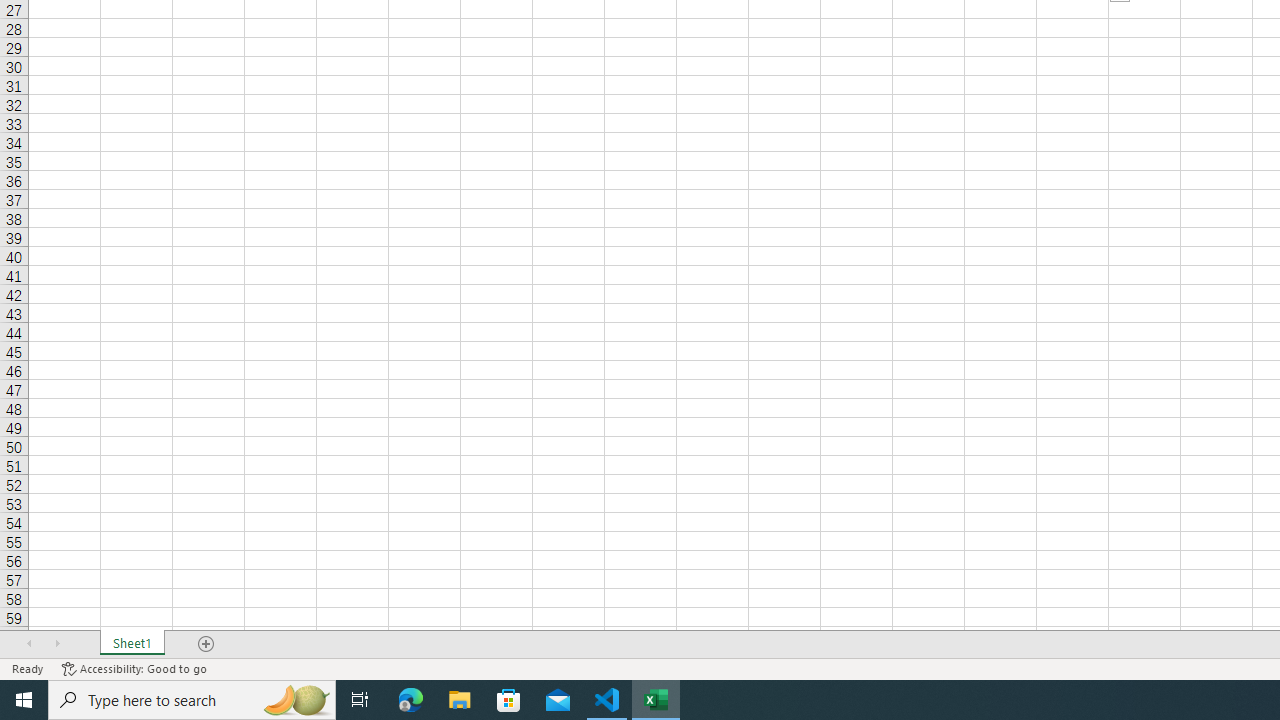 Image resolution: width=1280 pixels, height=720 pixels. I want to click on 'Accessibility Checker Accessibility: Good to go', so click(133, 669).